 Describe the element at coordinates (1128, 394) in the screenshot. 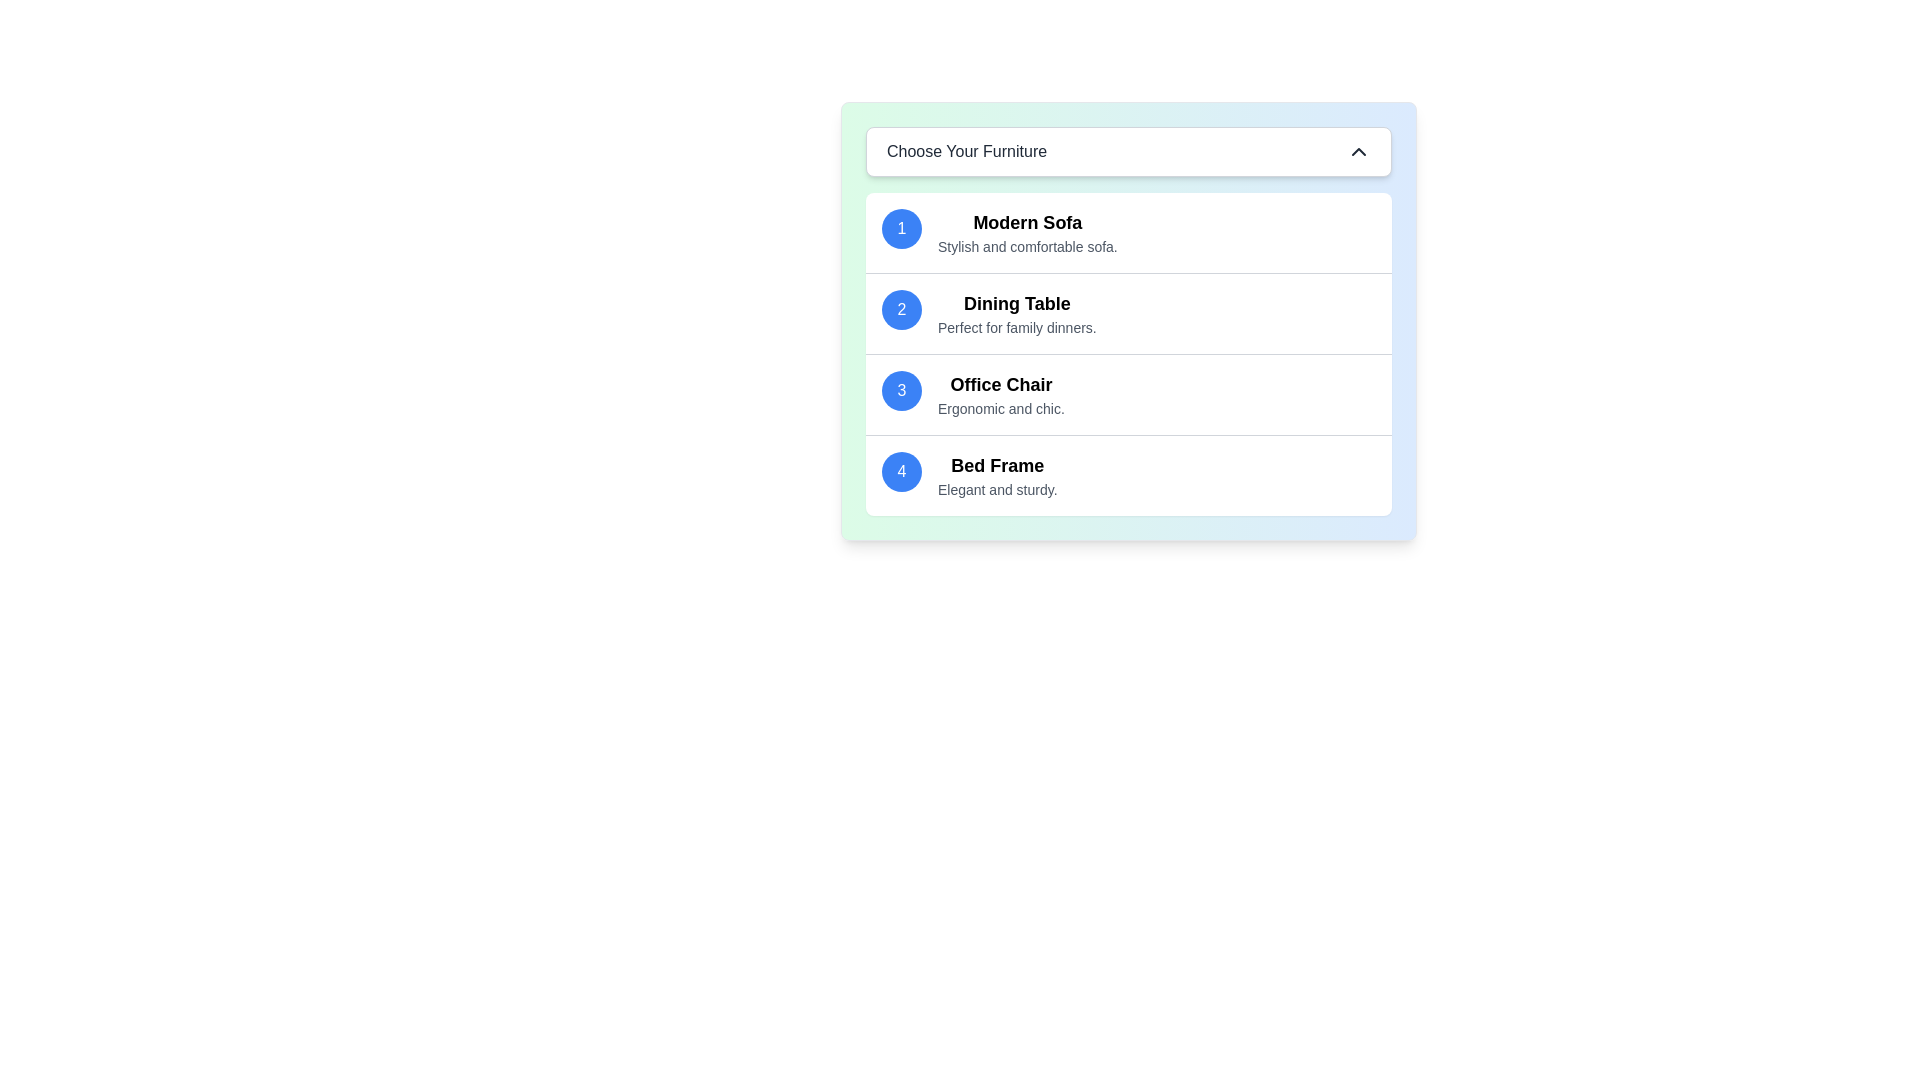

I see `the third list item which contains a blue circular badge with the number '3', a bold title 'Office Chair', and a subtitle 'Ergonomic and chic.'` at that location.